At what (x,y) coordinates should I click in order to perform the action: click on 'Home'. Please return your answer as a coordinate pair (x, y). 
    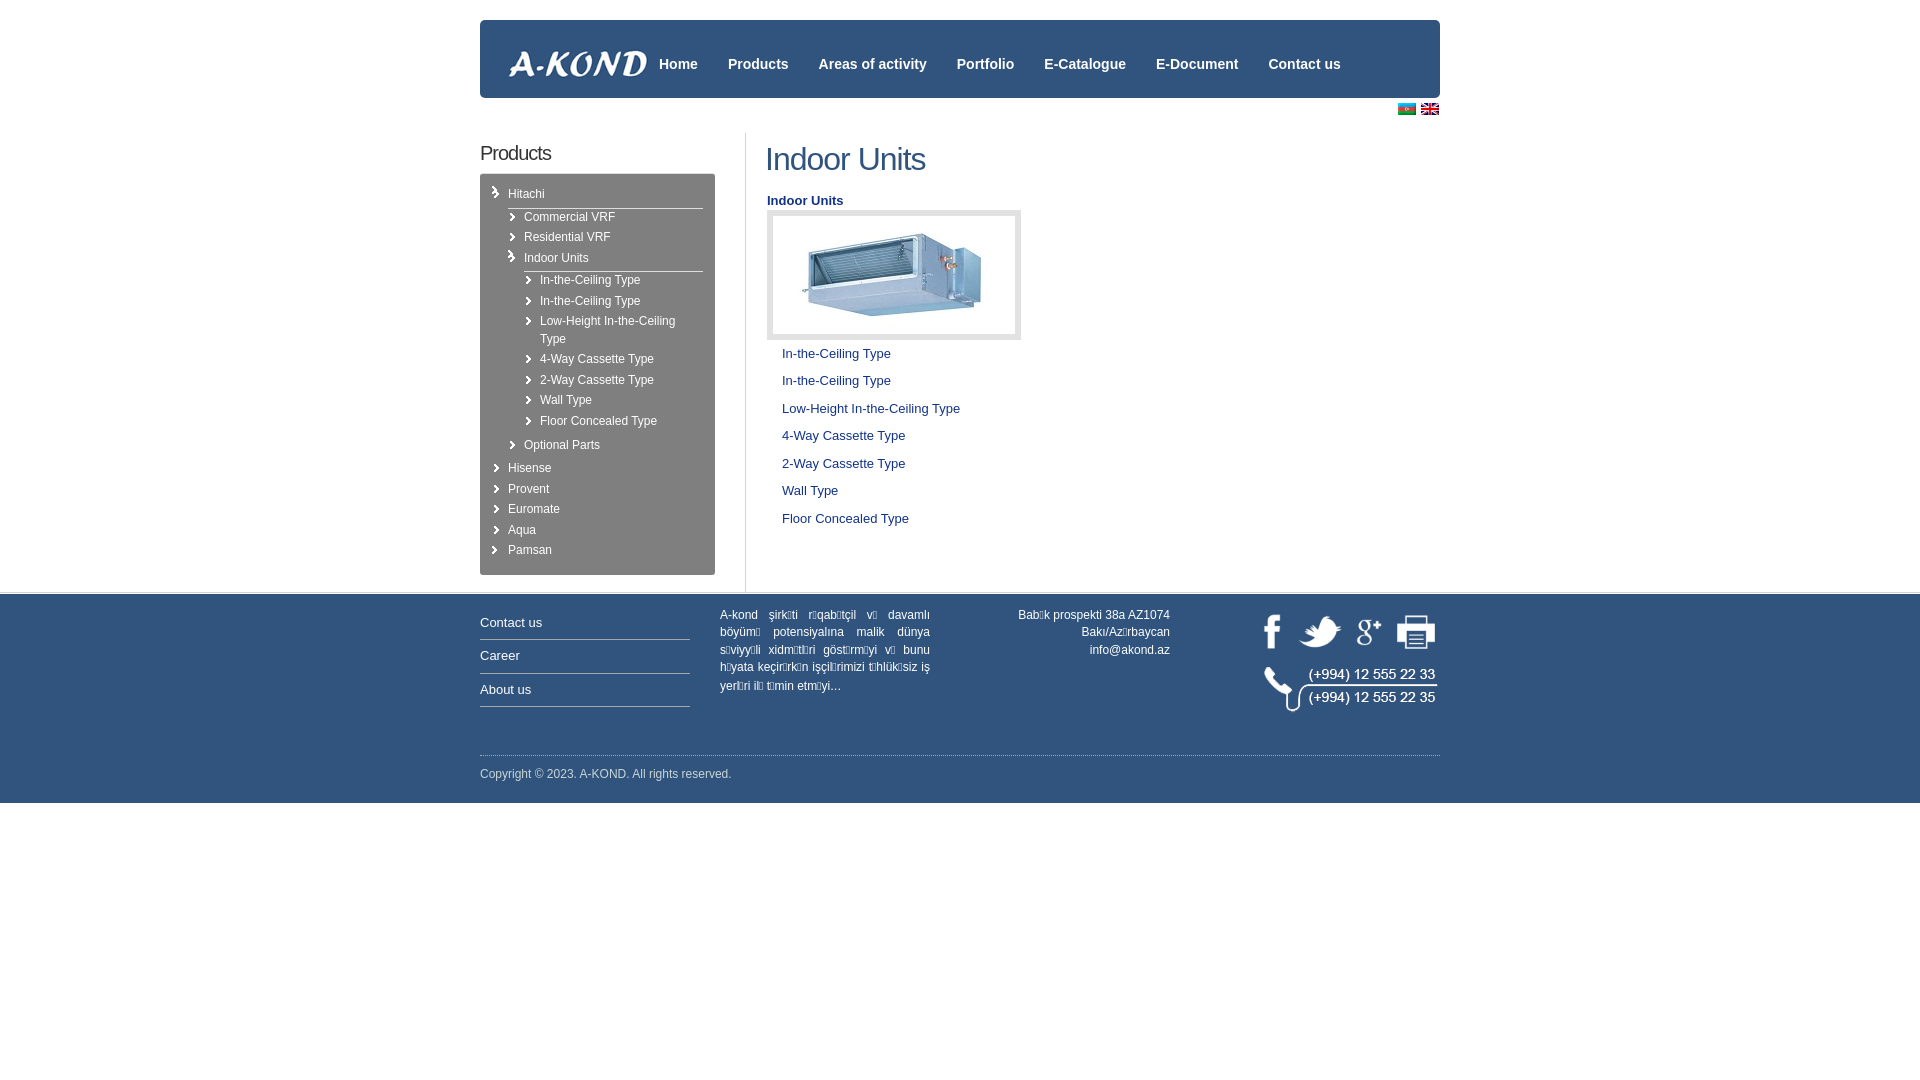
    Looking at the image, I should click on (643, 45).